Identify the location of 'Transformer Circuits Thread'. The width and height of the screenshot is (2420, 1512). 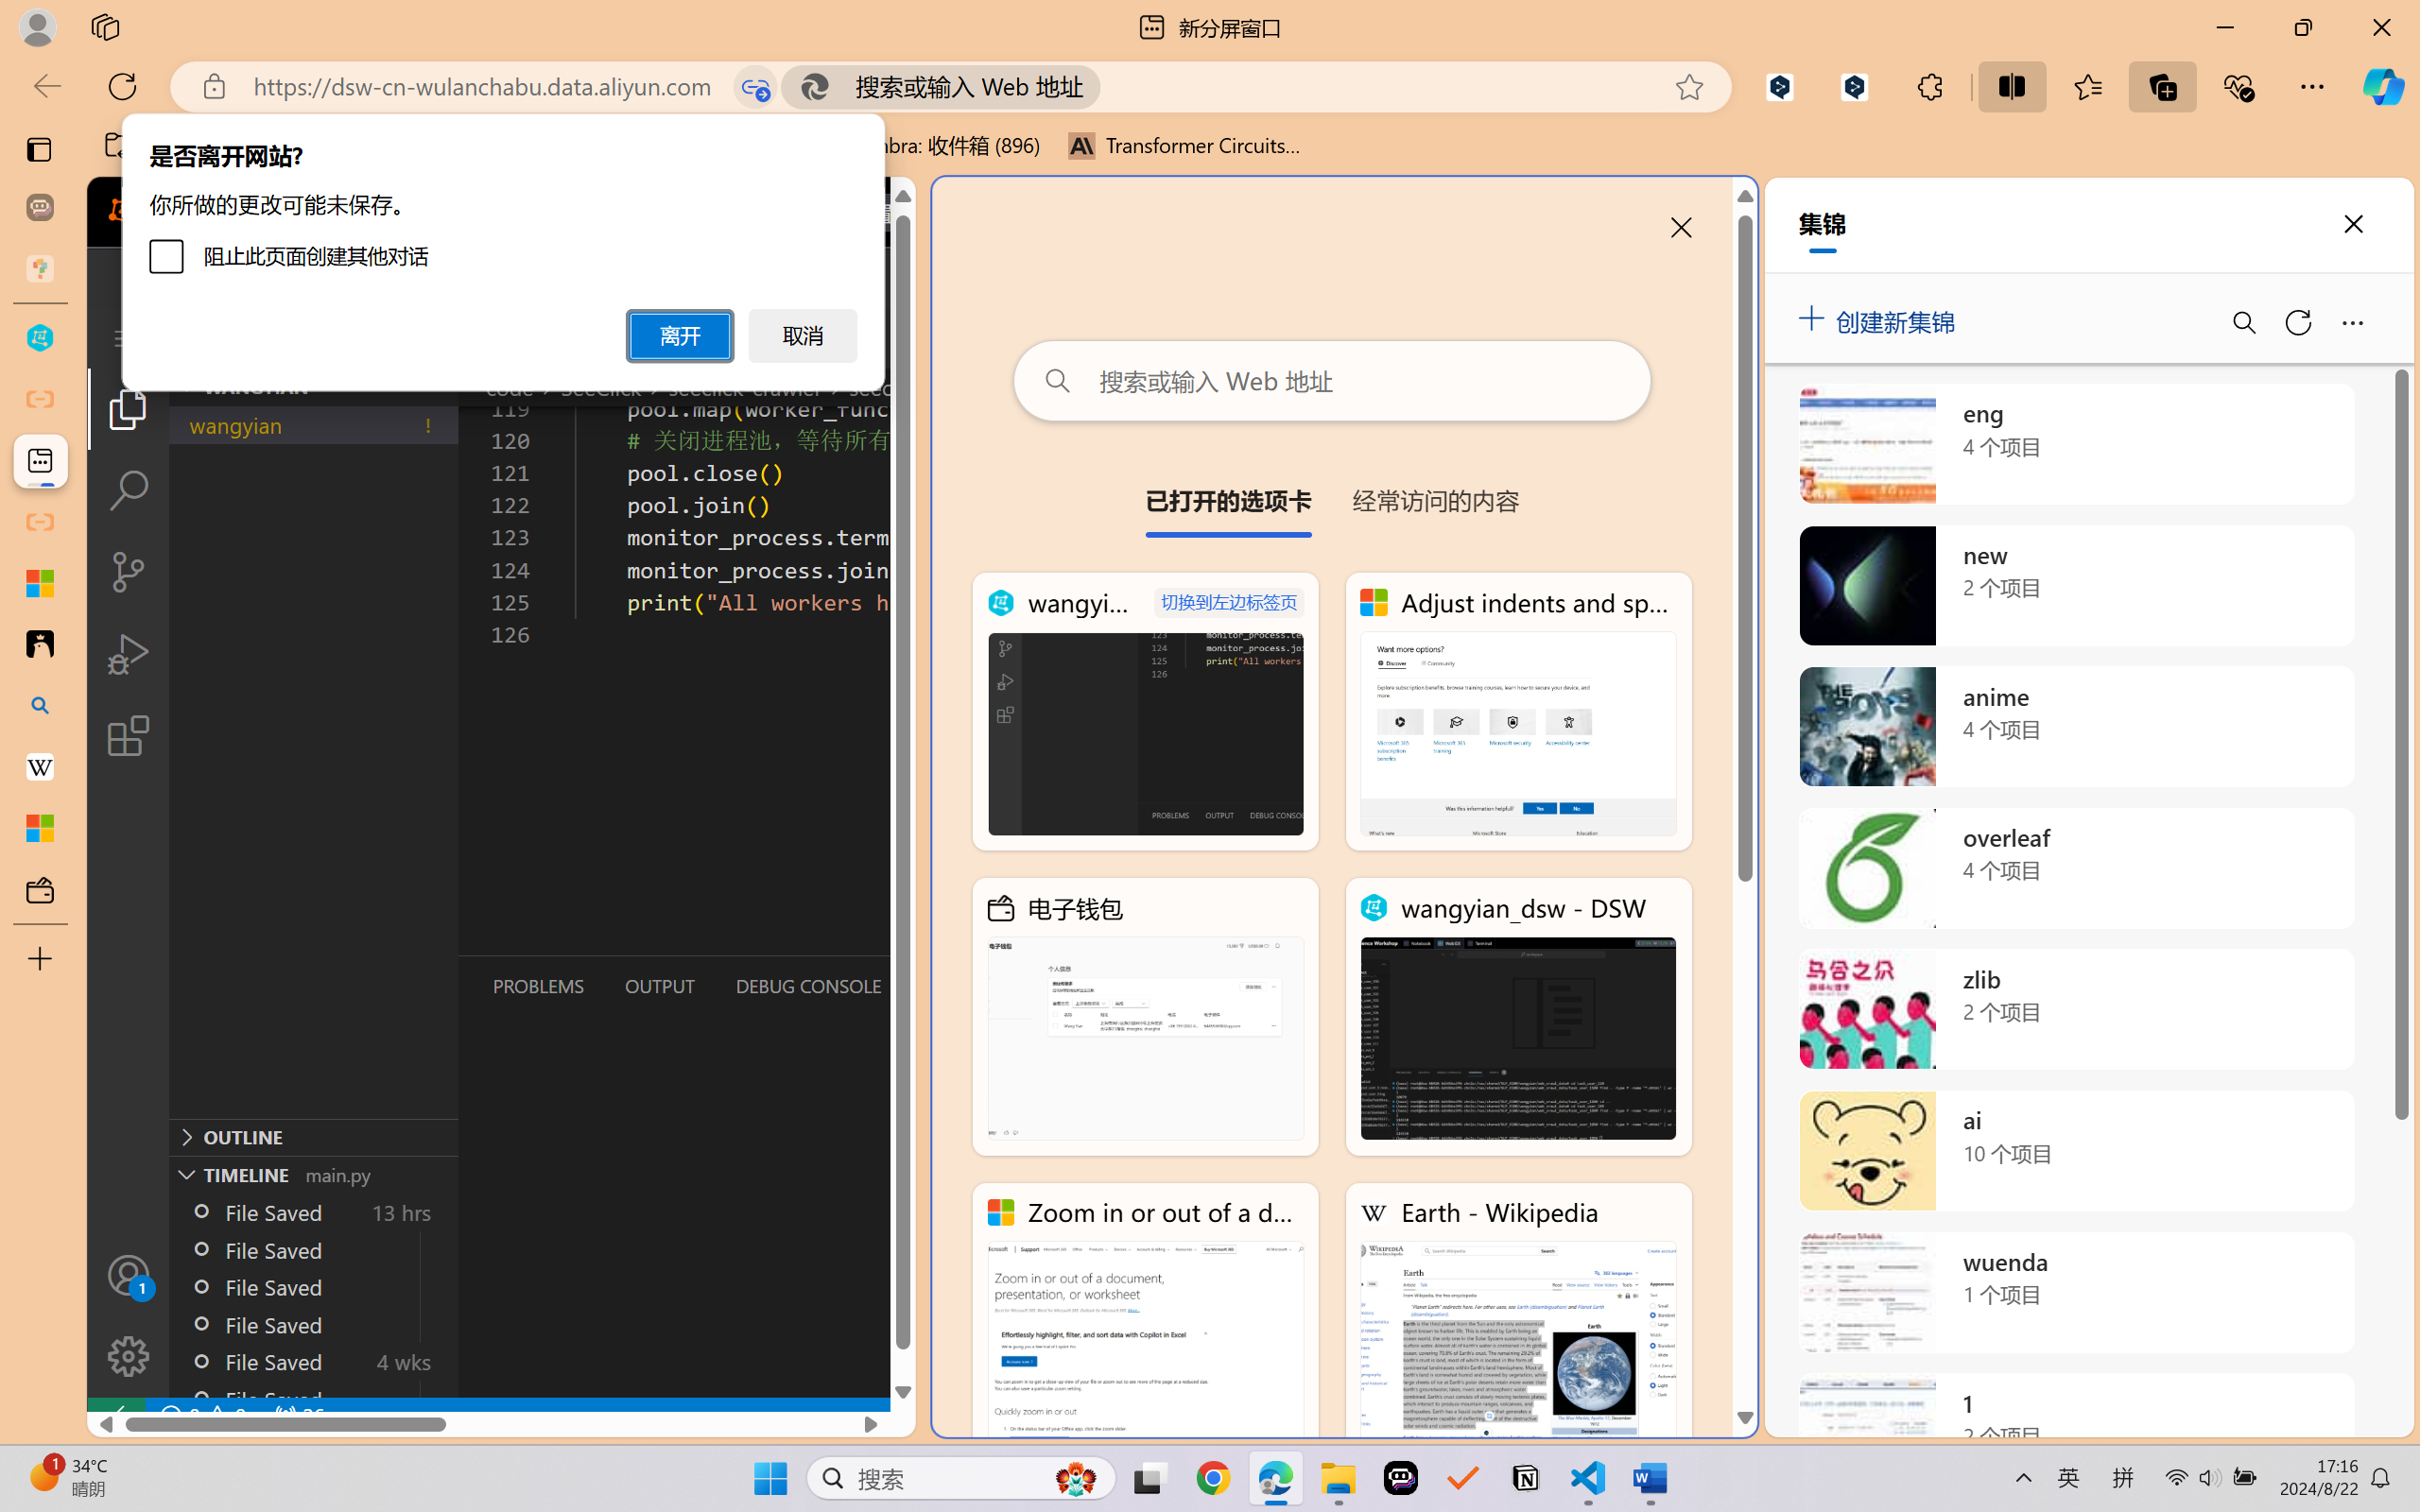
(1184, 145).